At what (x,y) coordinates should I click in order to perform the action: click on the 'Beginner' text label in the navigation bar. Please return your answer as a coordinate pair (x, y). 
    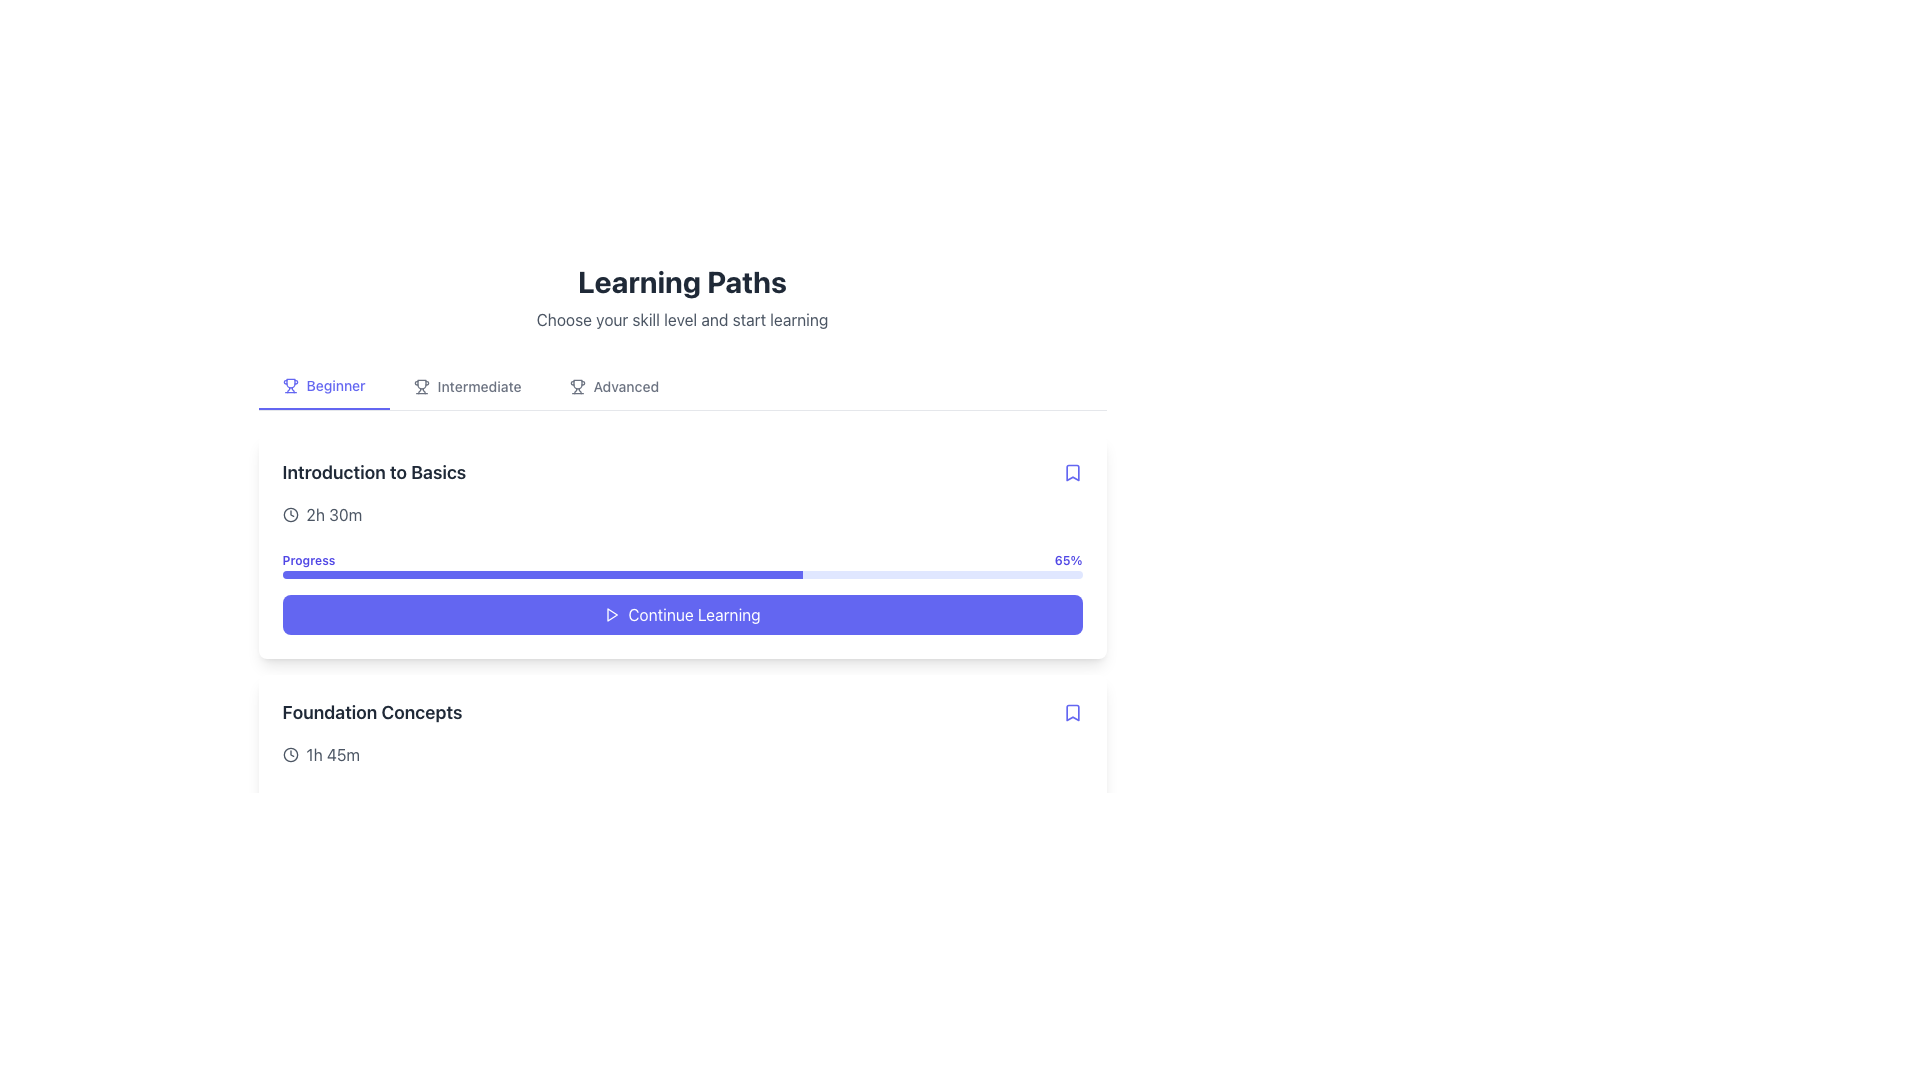
    Looking at the image, I should click on (336, 385).